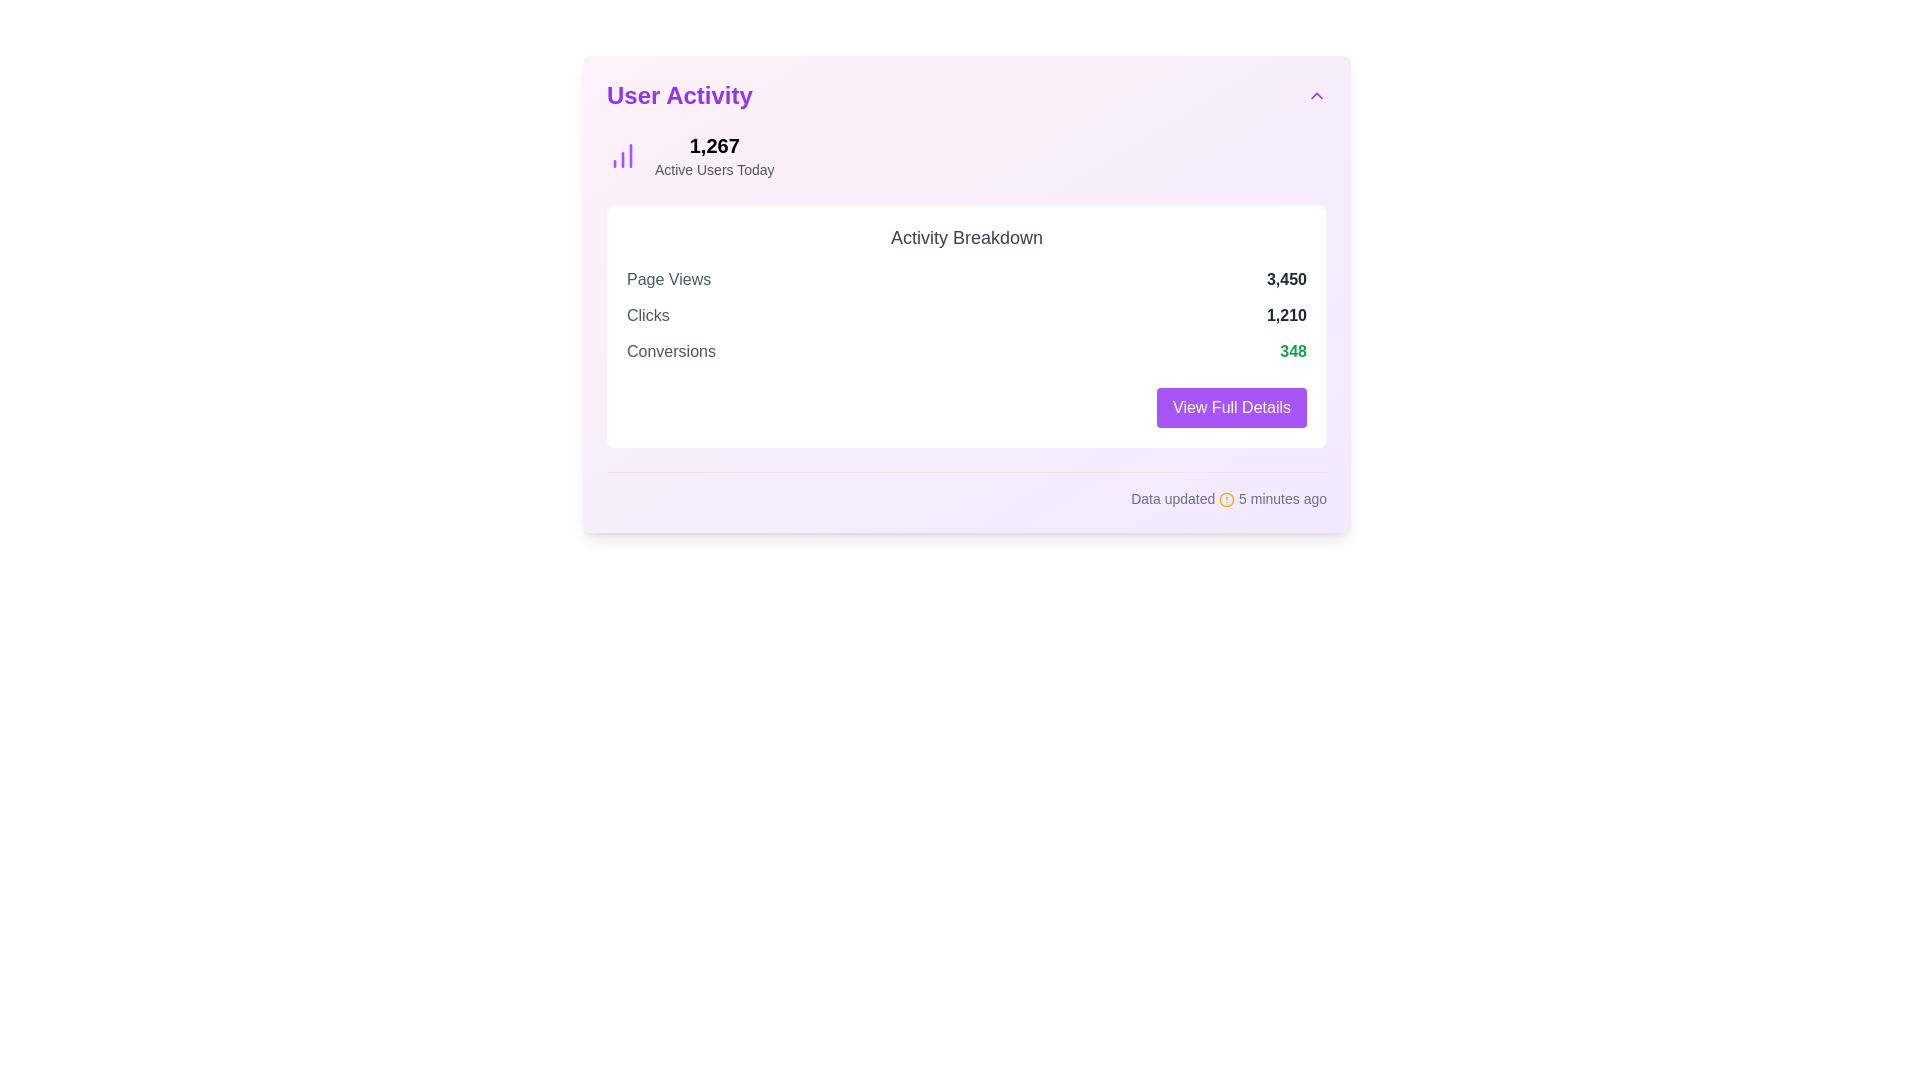 The width and height of the screenshot is (1920, 1080). What do you see at coordinates (1286, 315) in the screenshot?
I see `the Text Label displaying '1,210' in bold dark gray color, which is located in the Activity Breakdown section next to 'Clicks'` at bounding box center [1286, 315].